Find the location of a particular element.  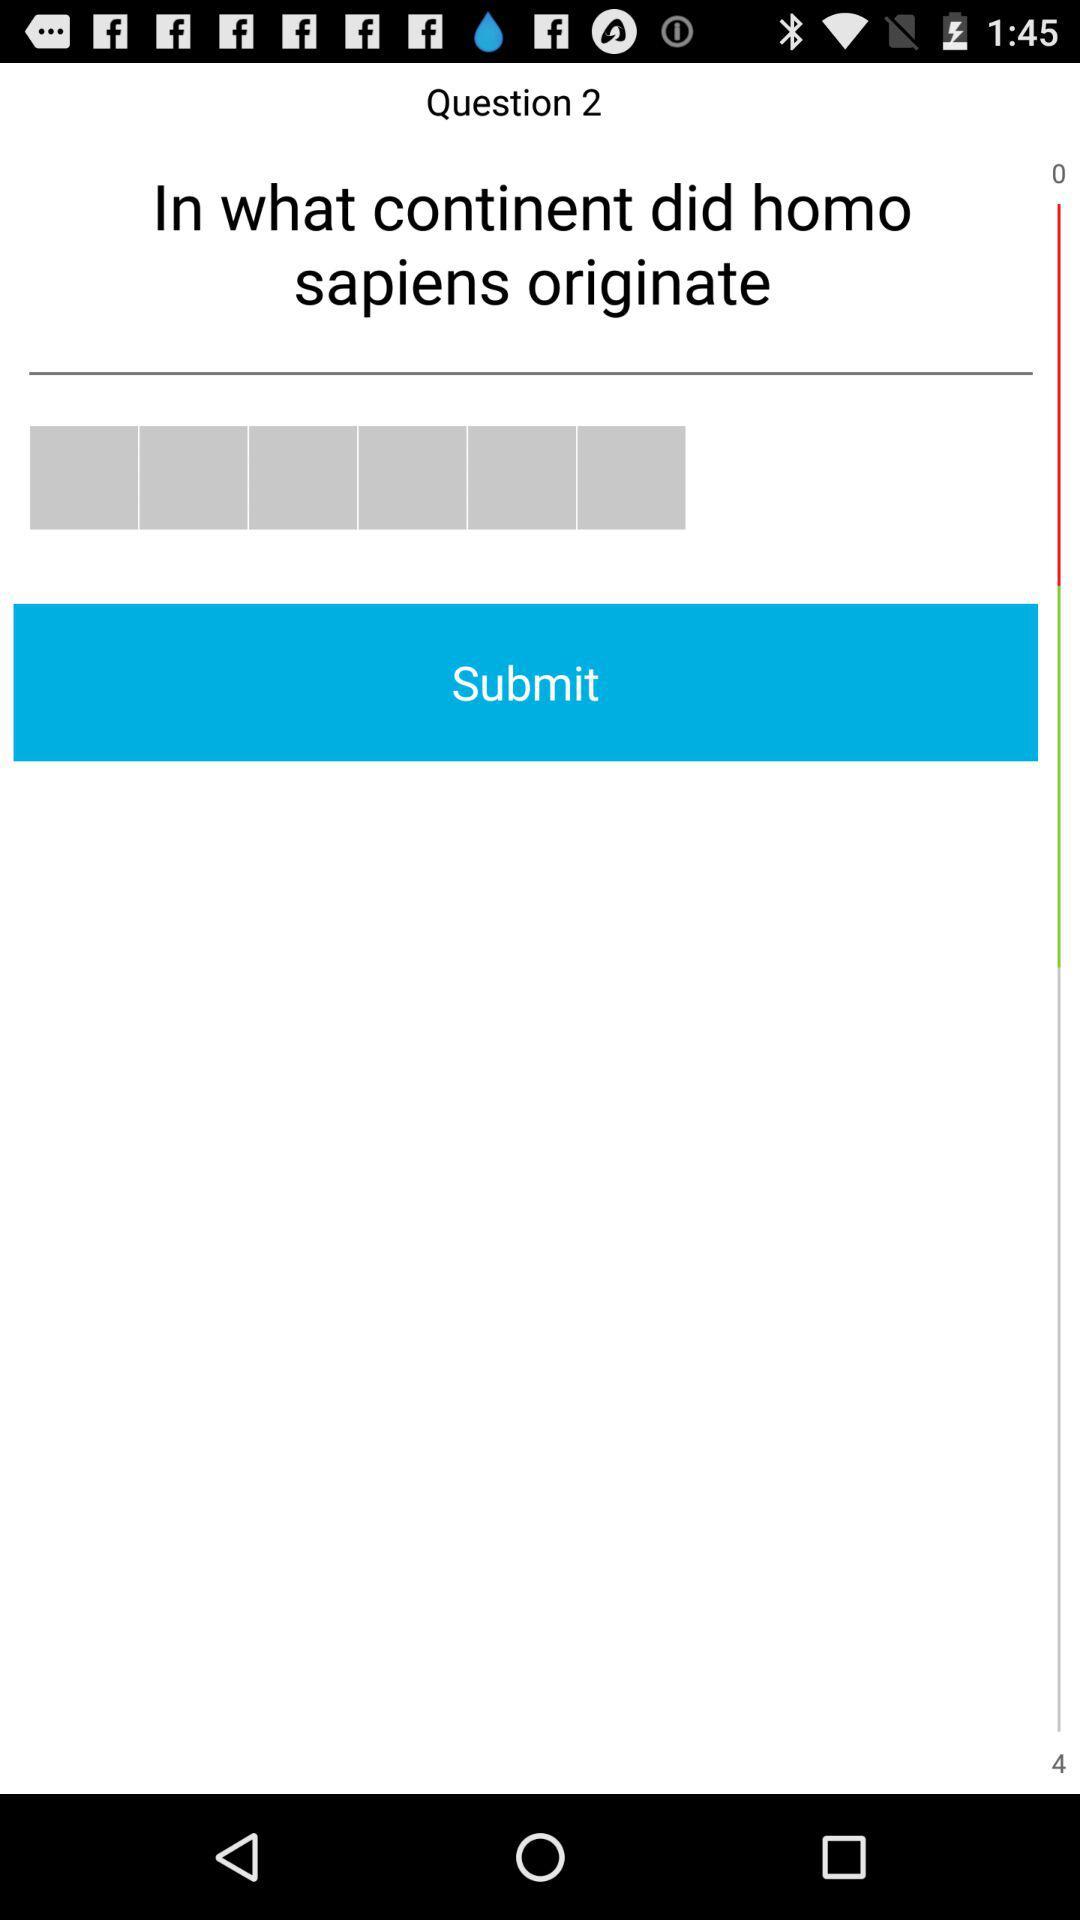

the icon above the submit icon is located at coordinates (411, 476).